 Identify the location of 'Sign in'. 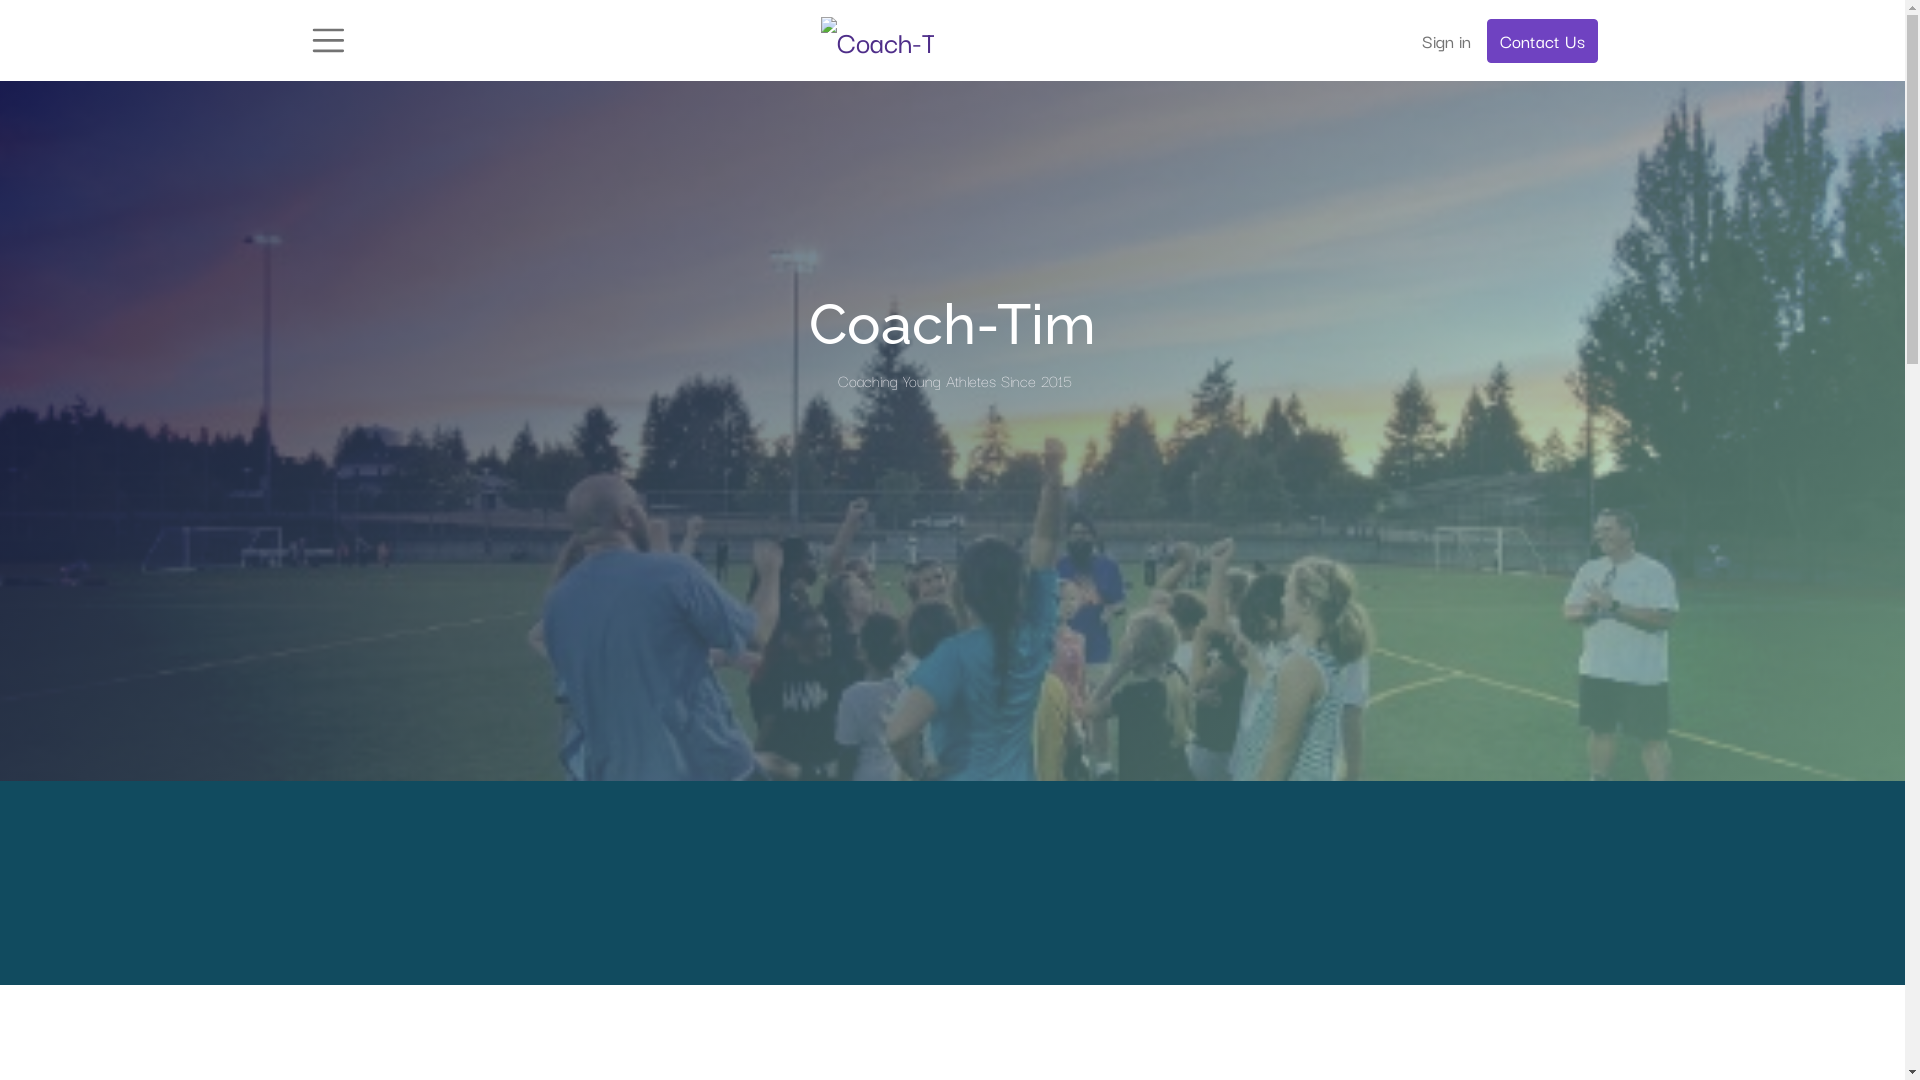
(1446, 41).